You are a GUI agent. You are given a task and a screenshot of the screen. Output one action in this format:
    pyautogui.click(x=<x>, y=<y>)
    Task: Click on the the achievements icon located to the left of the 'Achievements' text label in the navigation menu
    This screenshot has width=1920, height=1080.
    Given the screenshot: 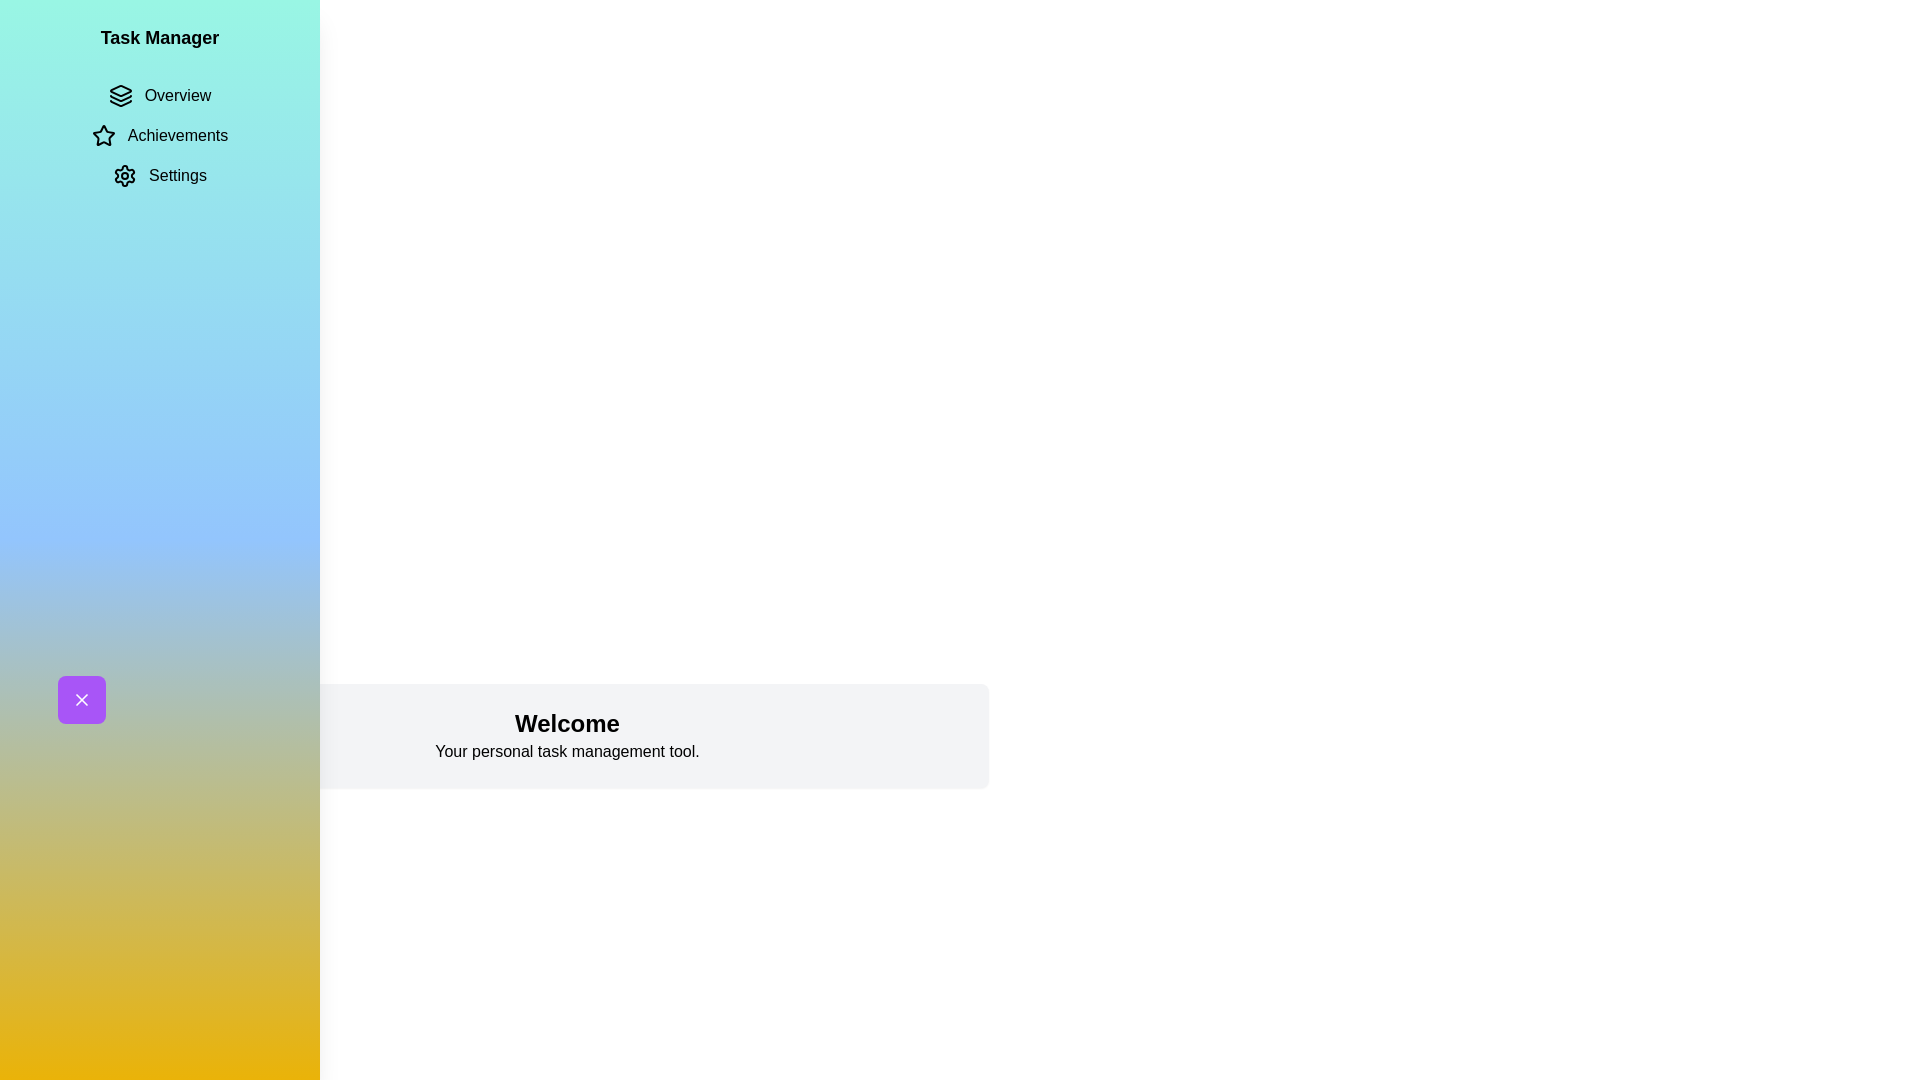 What is the action you would take?
    pyautogui.click(x=102, y=135)
    